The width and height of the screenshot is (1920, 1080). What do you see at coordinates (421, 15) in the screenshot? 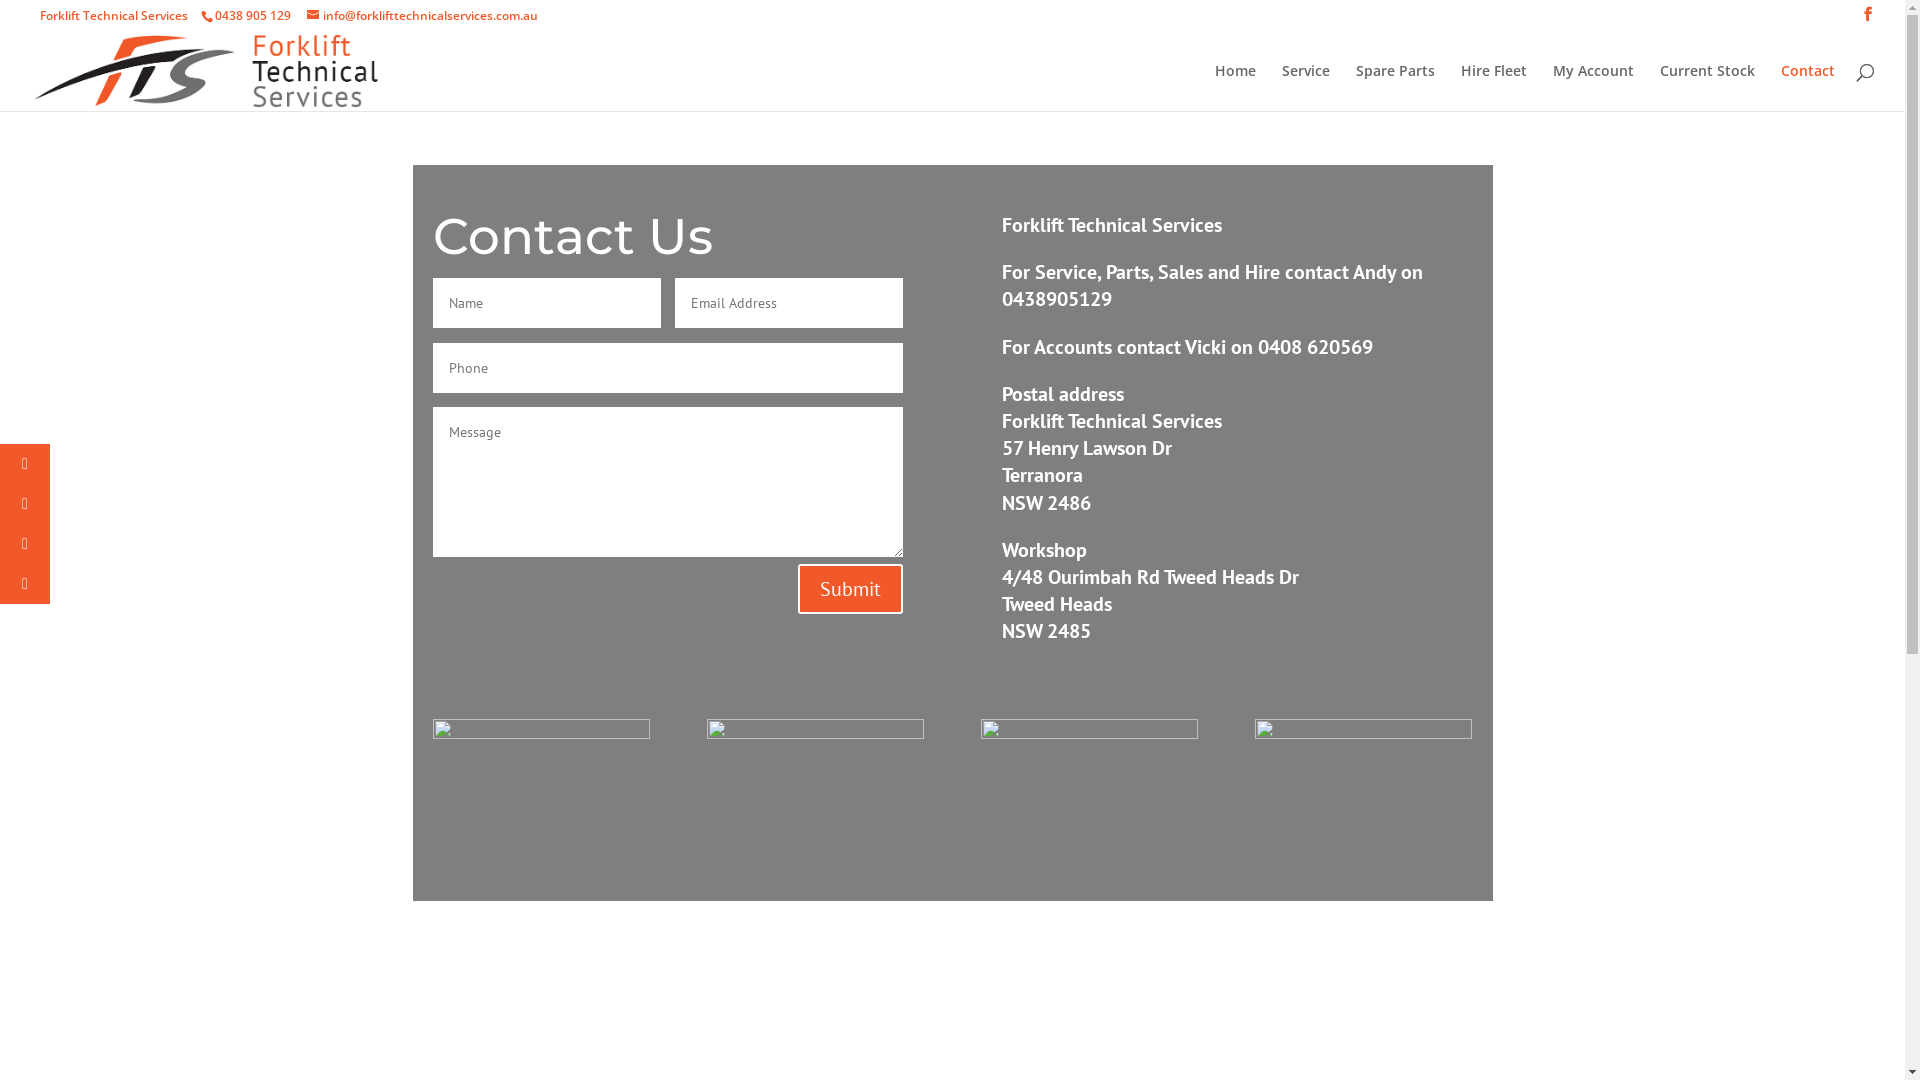
I see `'info@forklifttechnicalservices.com.au'` at bounding box center [421, 15].